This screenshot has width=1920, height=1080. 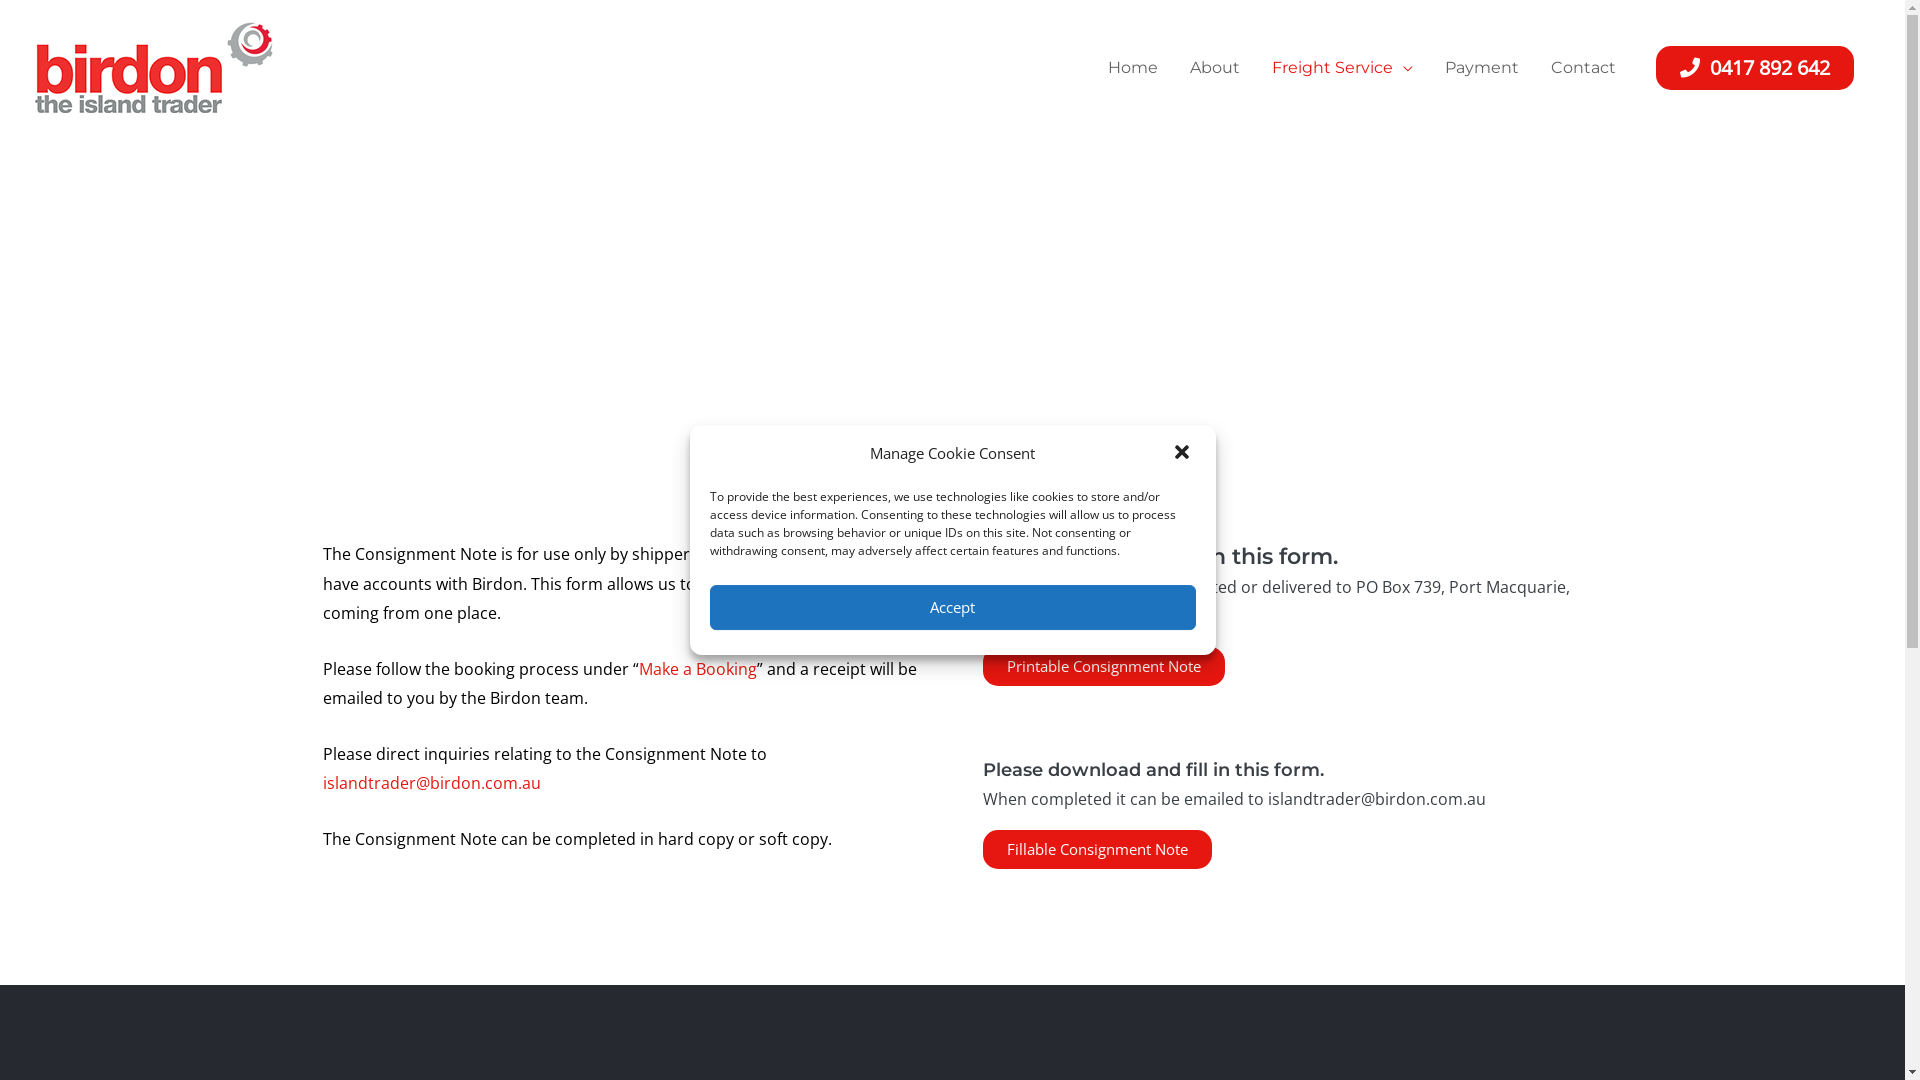 I want to click on 'Accept', so click(x=952, y=606).